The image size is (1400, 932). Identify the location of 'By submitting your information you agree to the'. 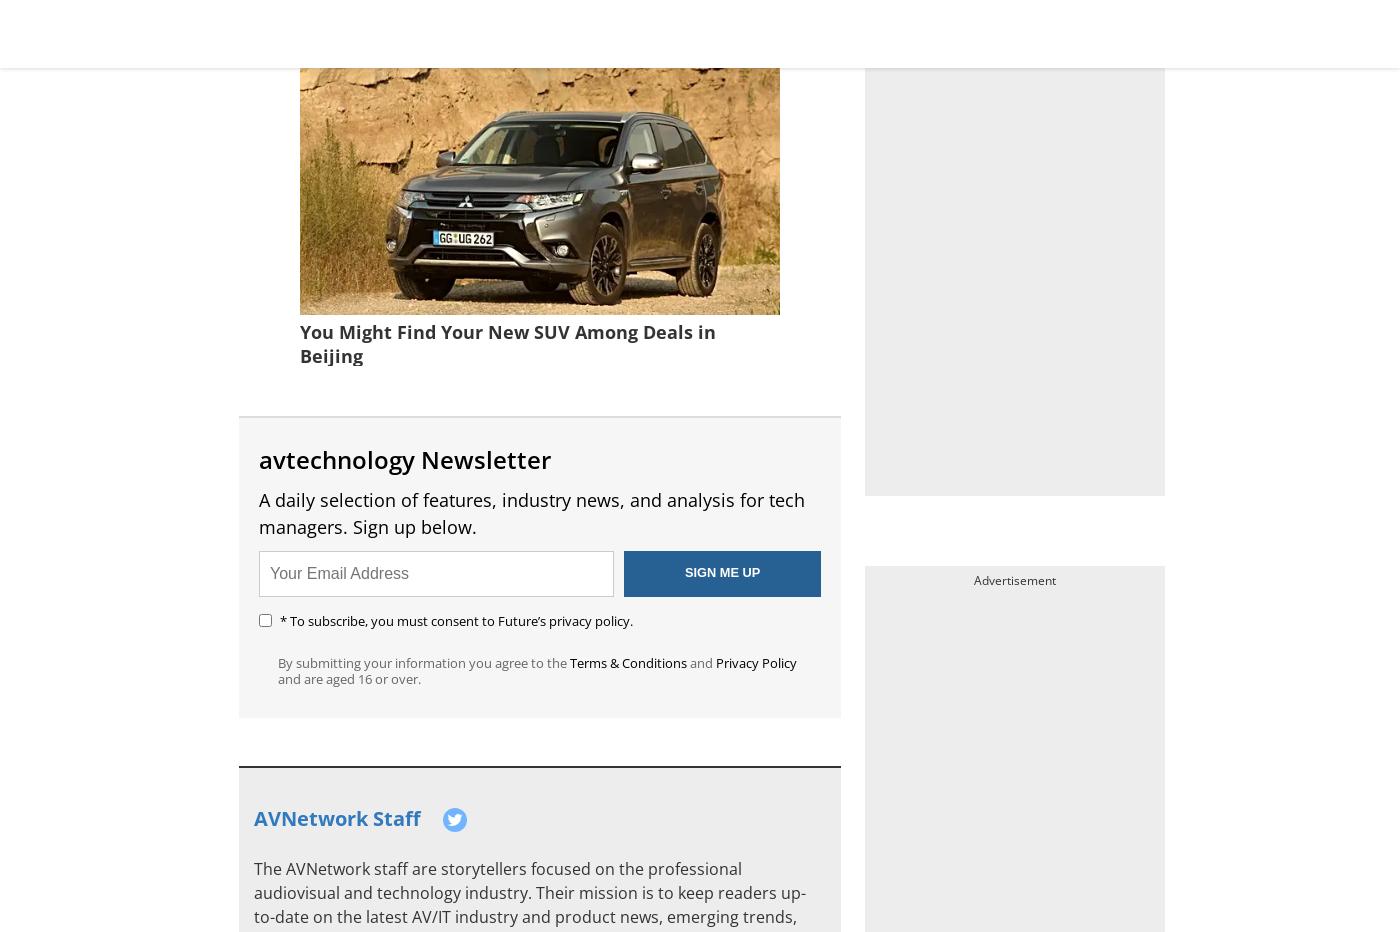
(424, 661).